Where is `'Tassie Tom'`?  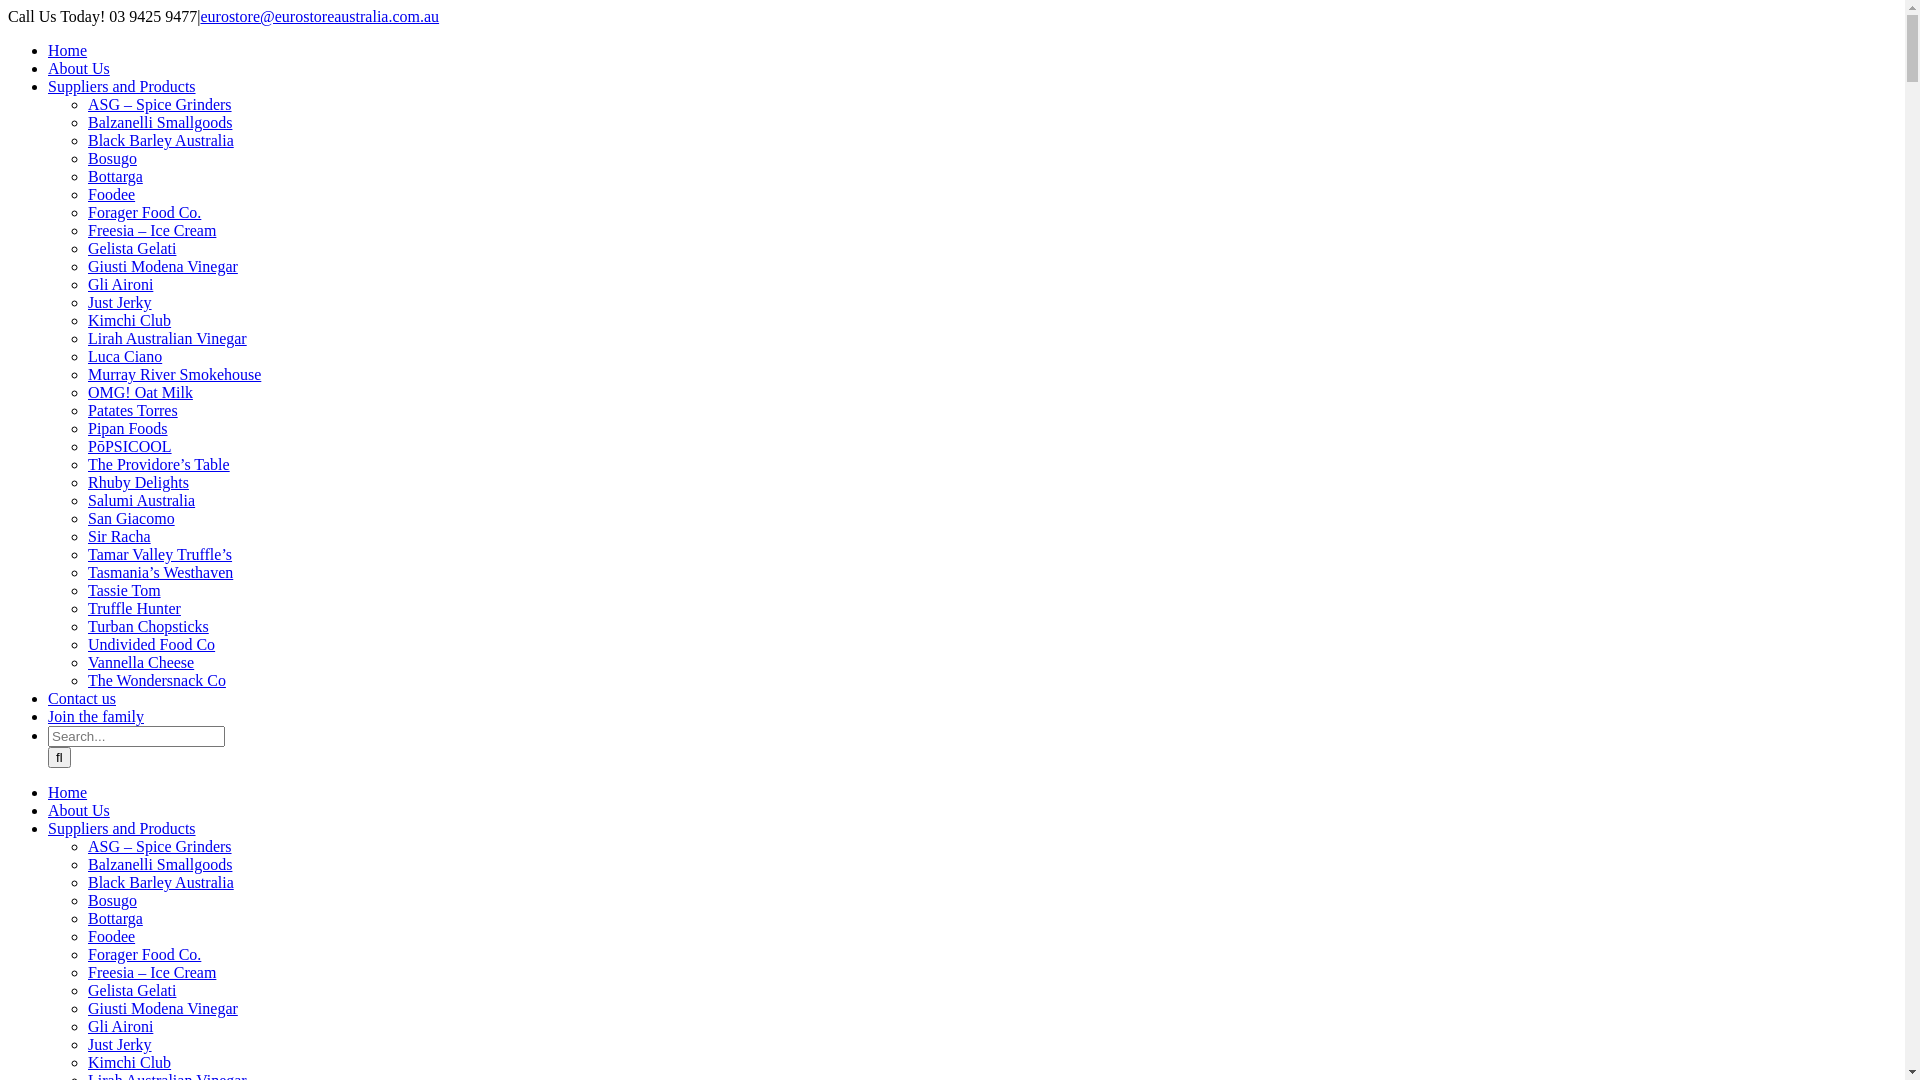
'Tassie Tom' is located at coordinates (123, 589).